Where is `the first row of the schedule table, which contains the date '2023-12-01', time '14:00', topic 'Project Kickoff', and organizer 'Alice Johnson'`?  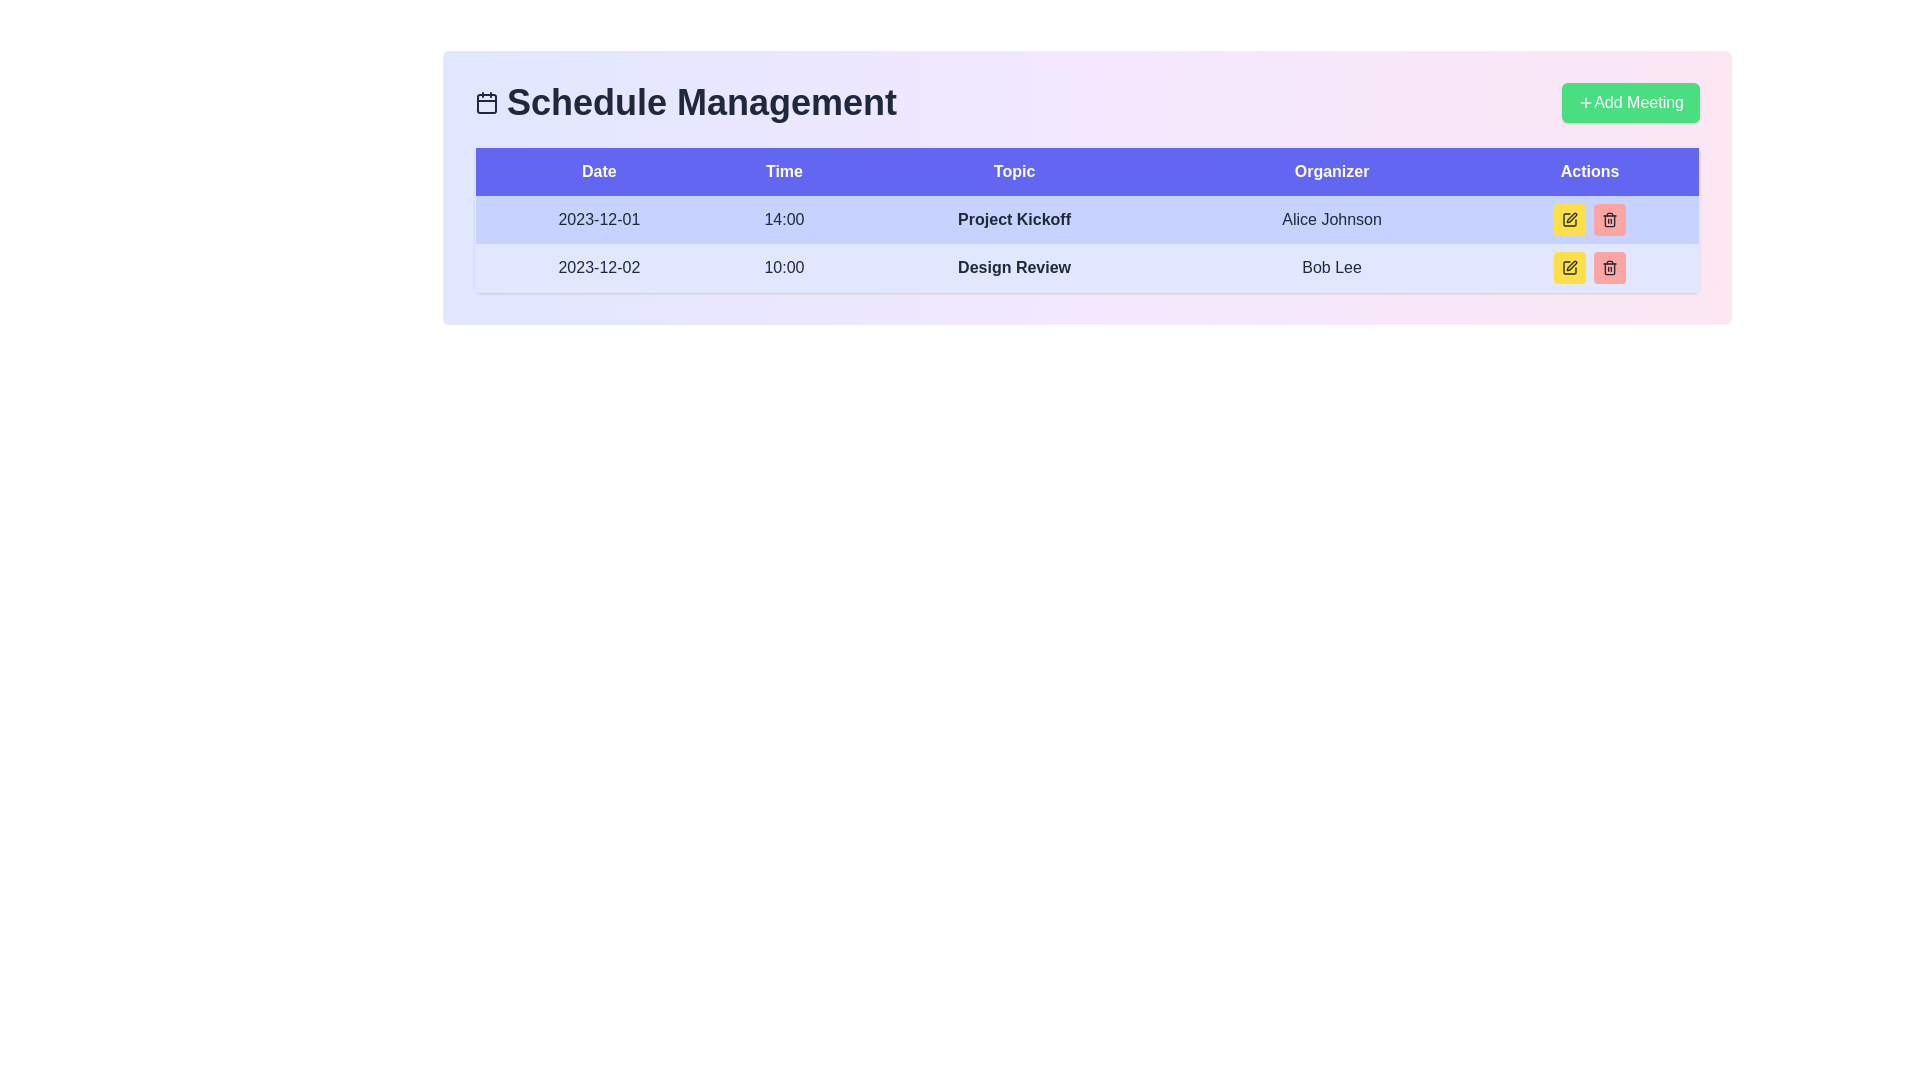 the first row of the schedule table, which contains the date '2023-12-01', time '14:00', topic 'Project Kickoff', and organizer 'Alice Johnson' is located at coordinates (1086, 219).